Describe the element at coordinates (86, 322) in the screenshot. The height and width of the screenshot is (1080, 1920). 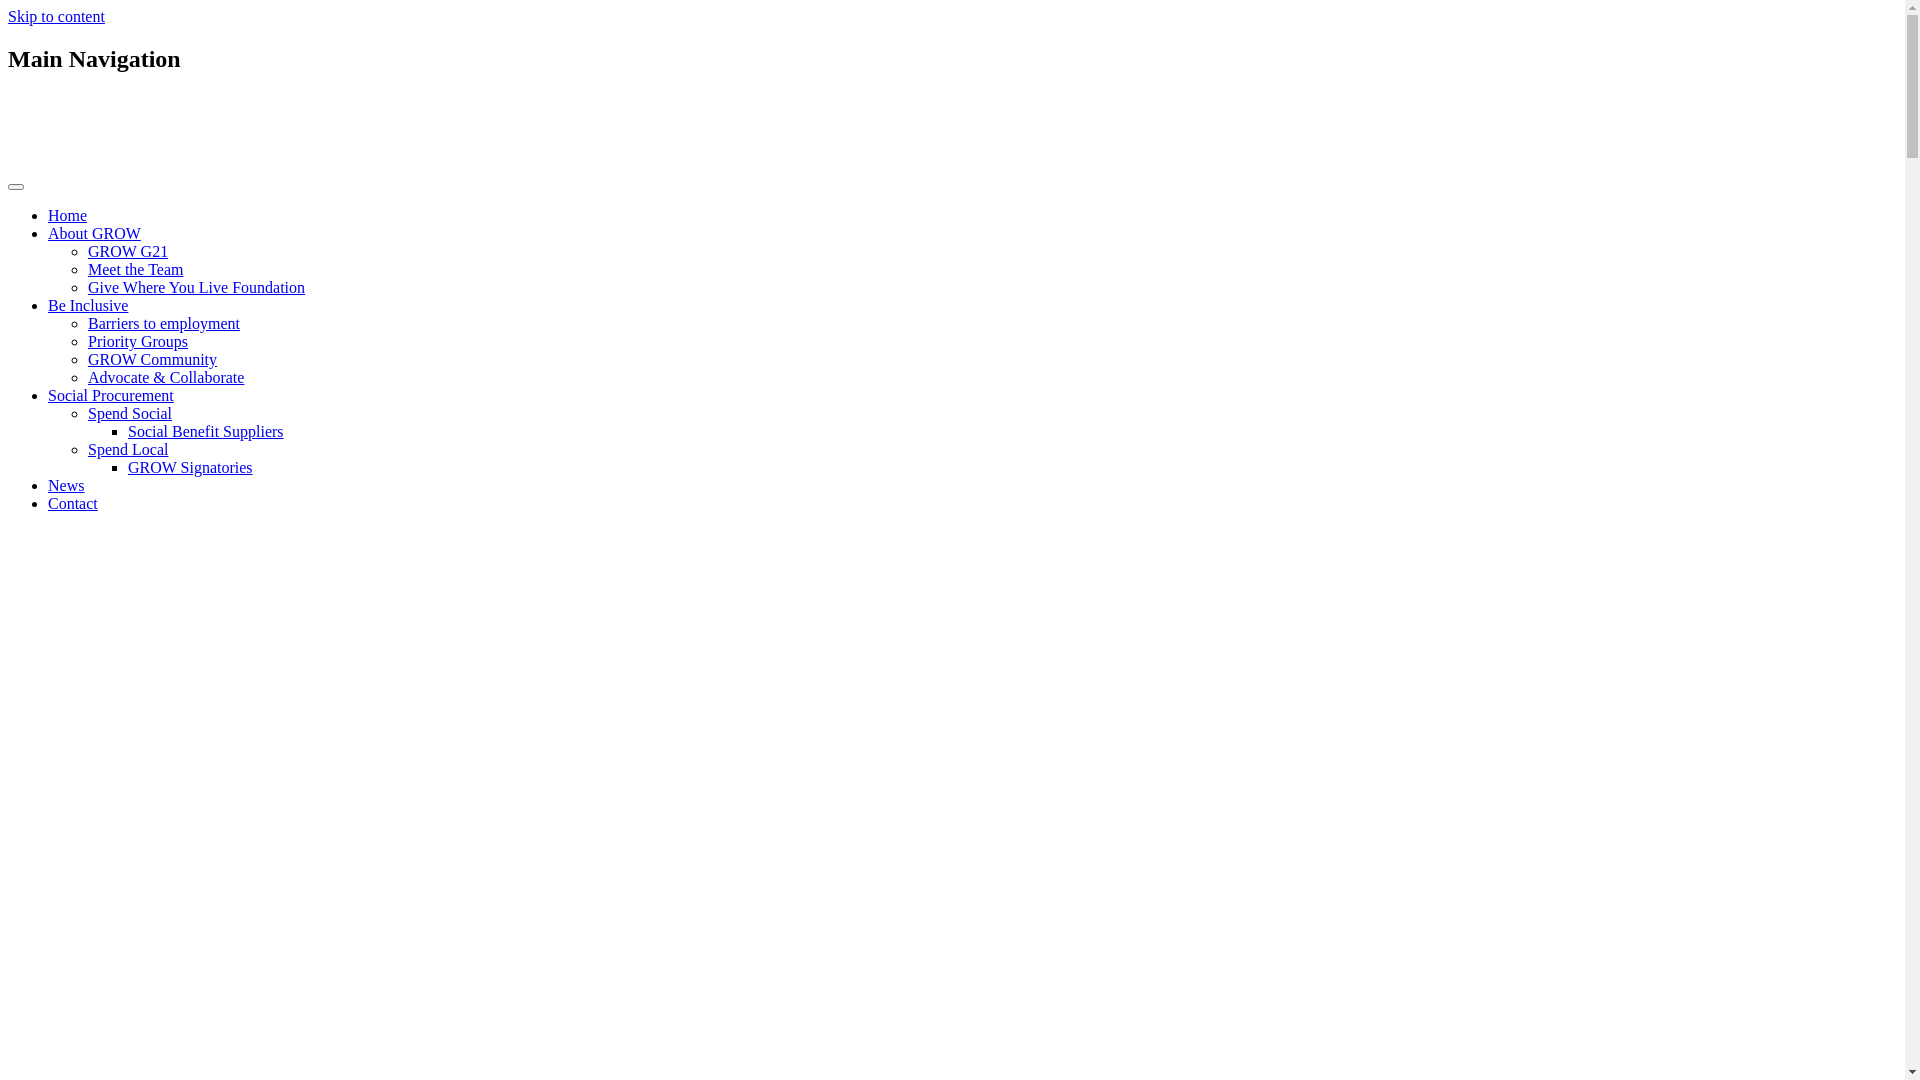
I see `'Barriers to employment'` at that location.